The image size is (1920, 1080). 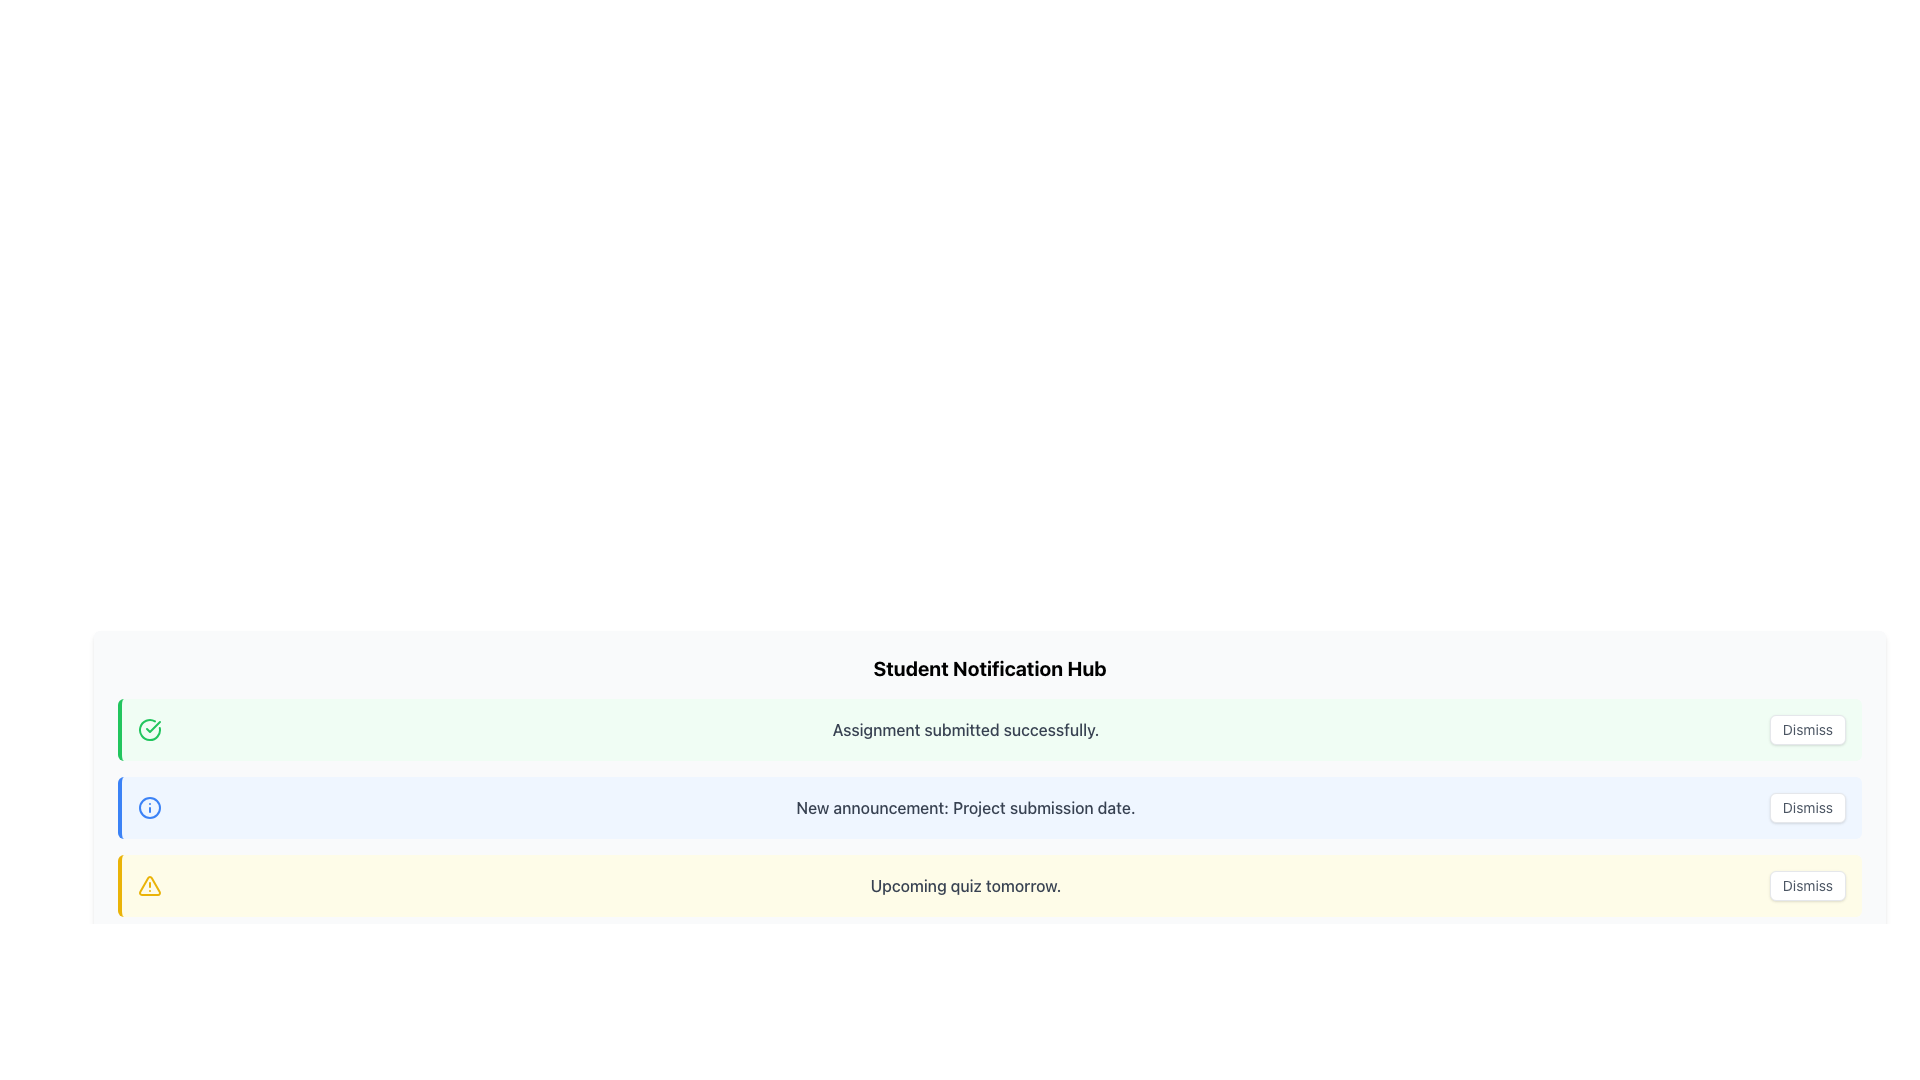 I want to click on the text label that reads 'Assignment submitted successfully.' within the green notification box, so click(x=965, y=729).